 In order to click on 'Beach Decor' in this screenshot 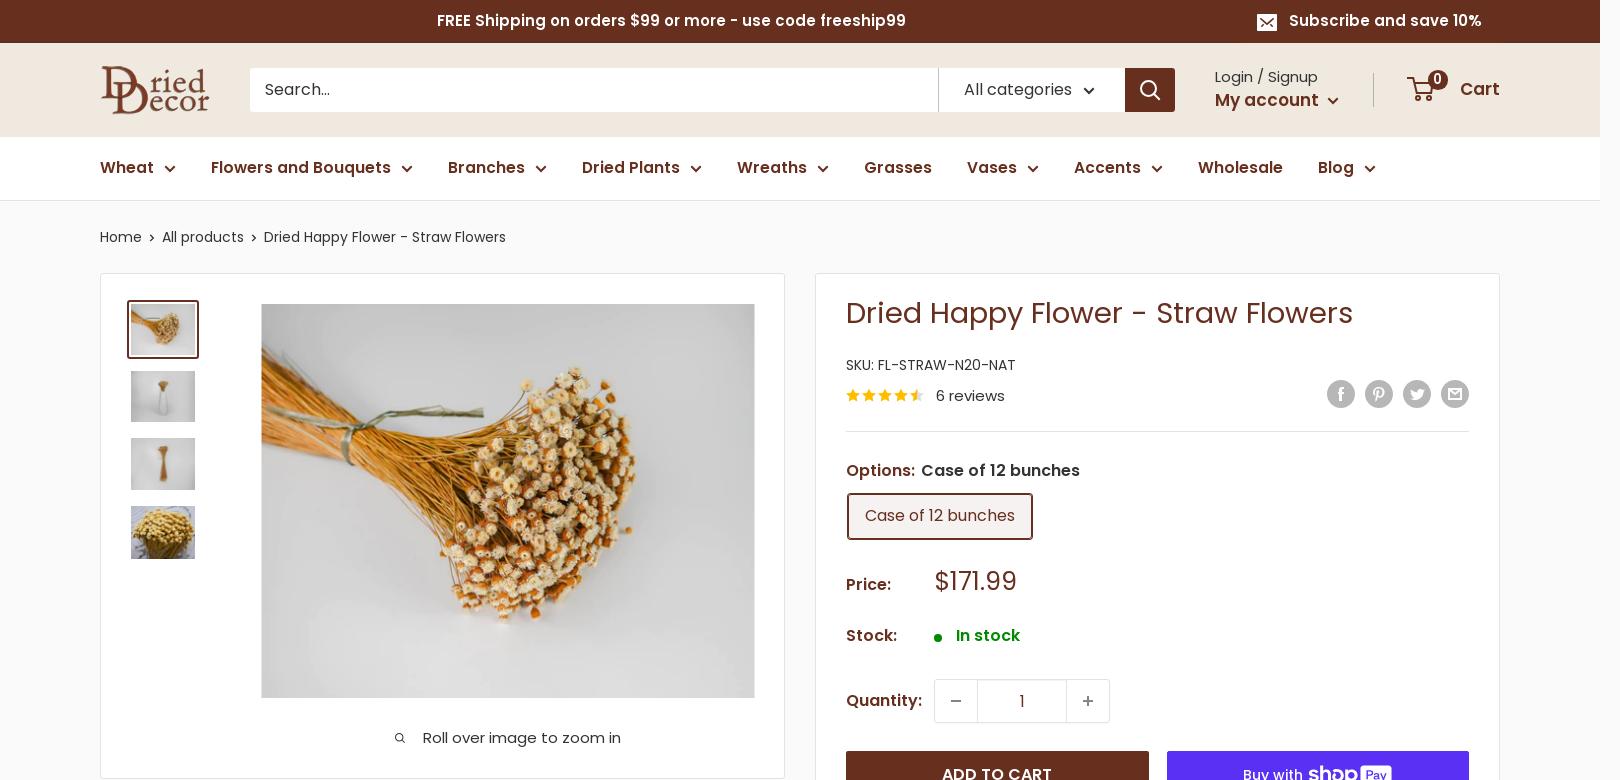, I will do `click(1130, 367)`.